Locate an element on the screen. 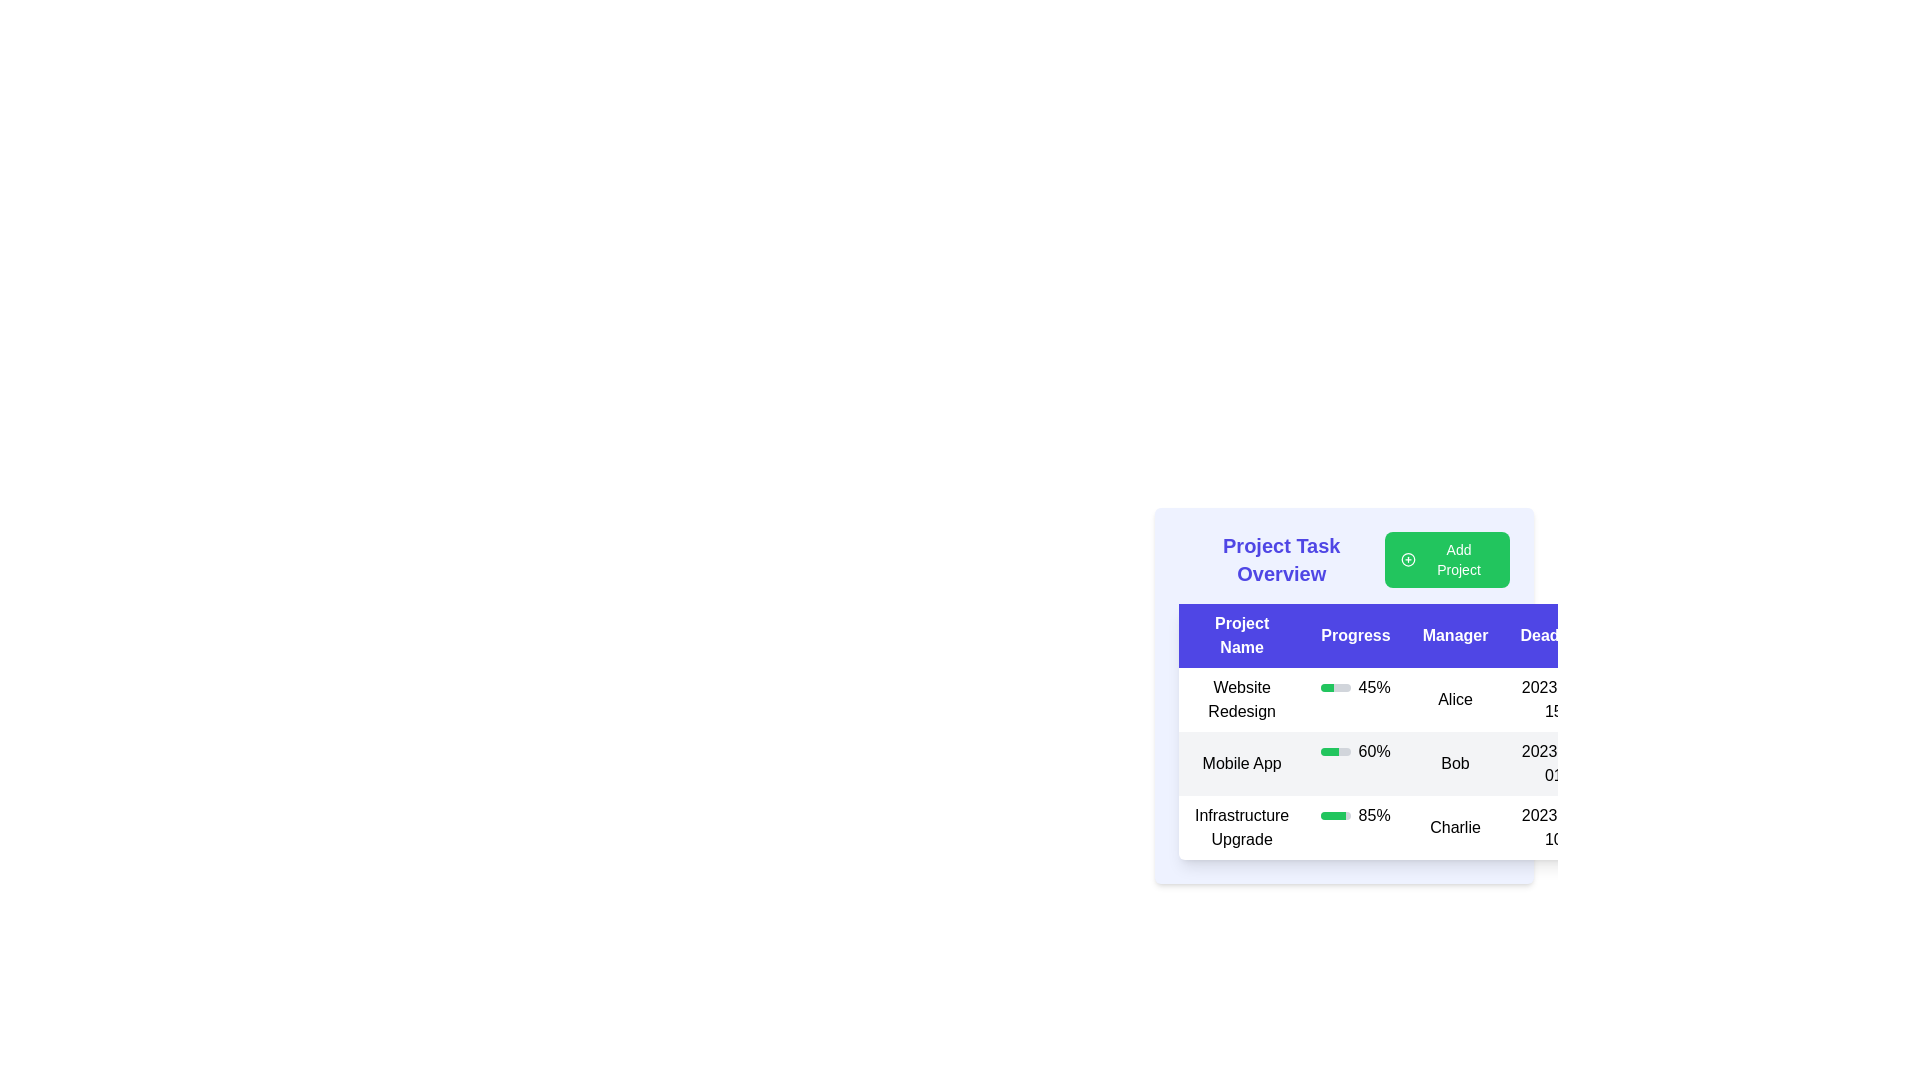 This screenshot has height=1080, width=1920. the text label displaying the name 'Charlie' in the 'Manager' column of the tabular structure for the 'Infrastructure Upgrade' project is located at coordinates (1455, 828).